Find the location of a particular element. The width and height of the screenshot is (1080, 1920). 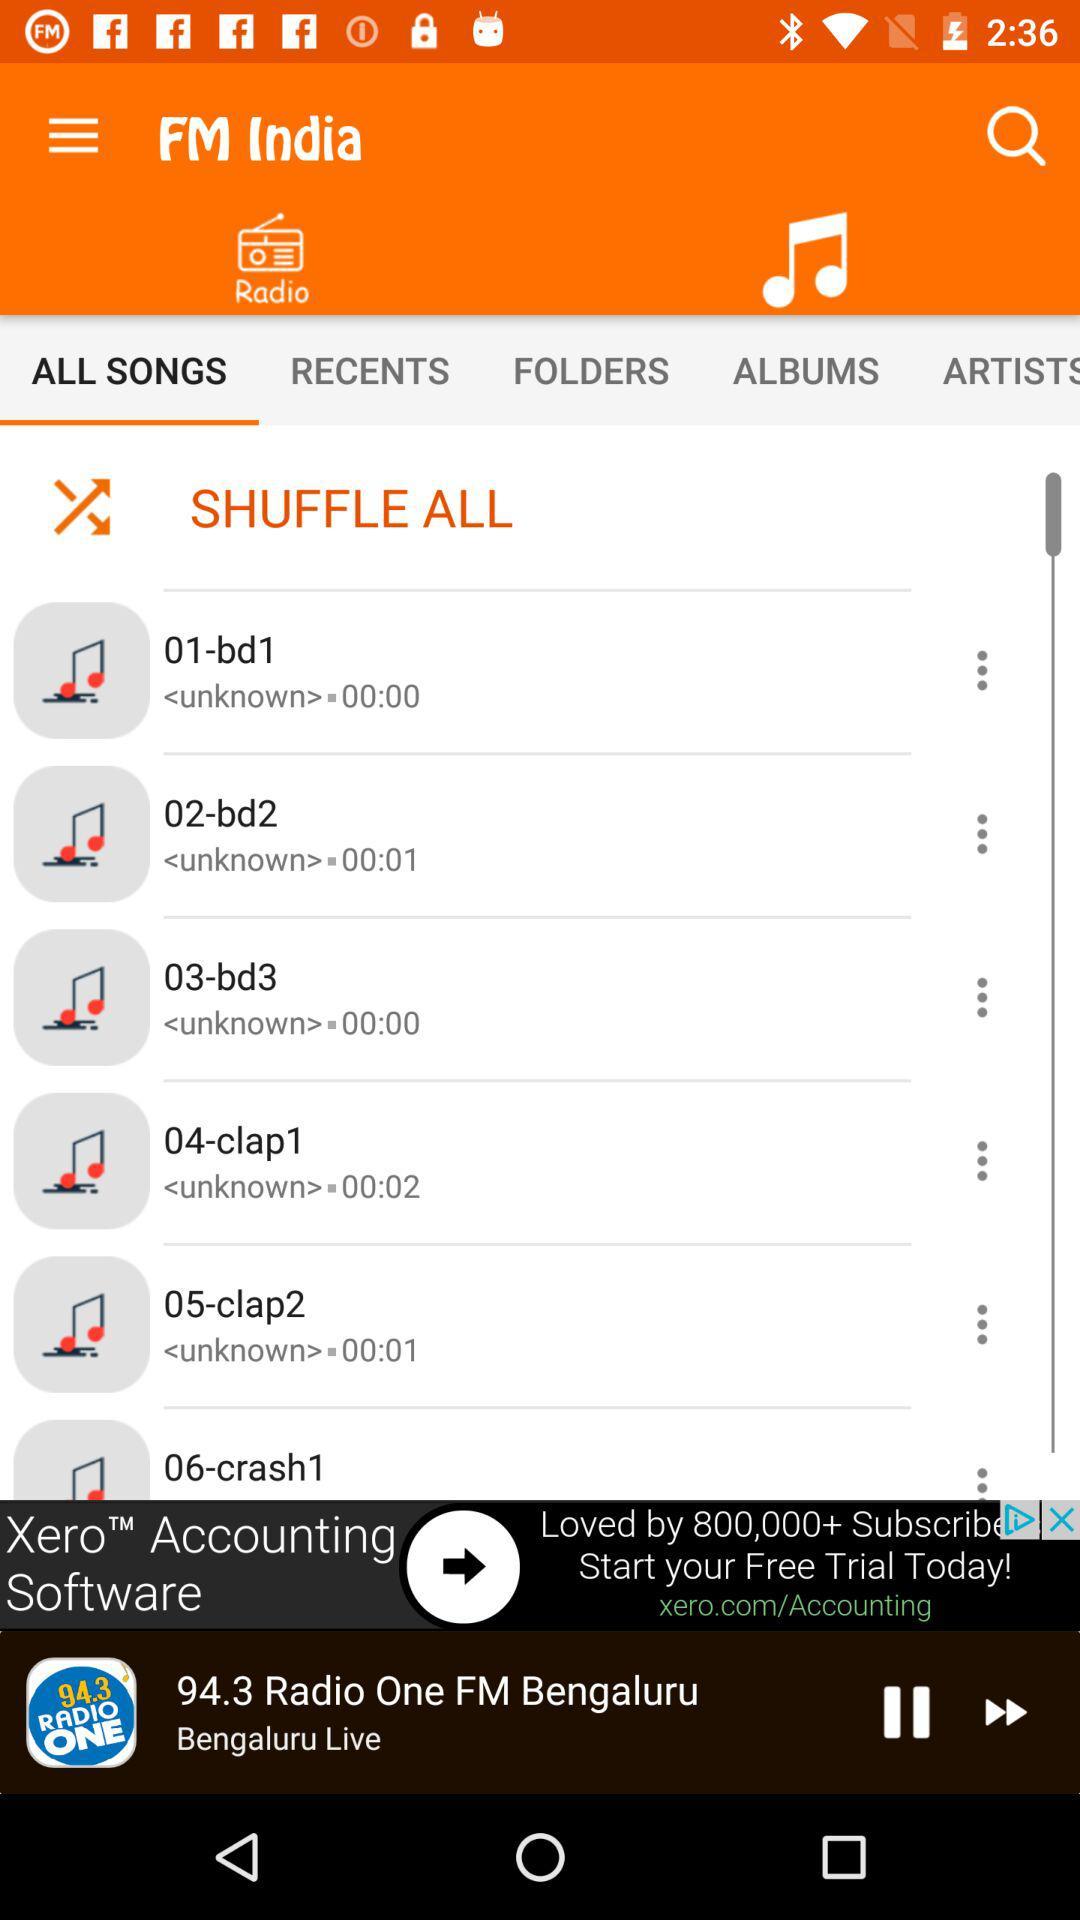

the av_forward icon is located at coordinates (1006, 1711).